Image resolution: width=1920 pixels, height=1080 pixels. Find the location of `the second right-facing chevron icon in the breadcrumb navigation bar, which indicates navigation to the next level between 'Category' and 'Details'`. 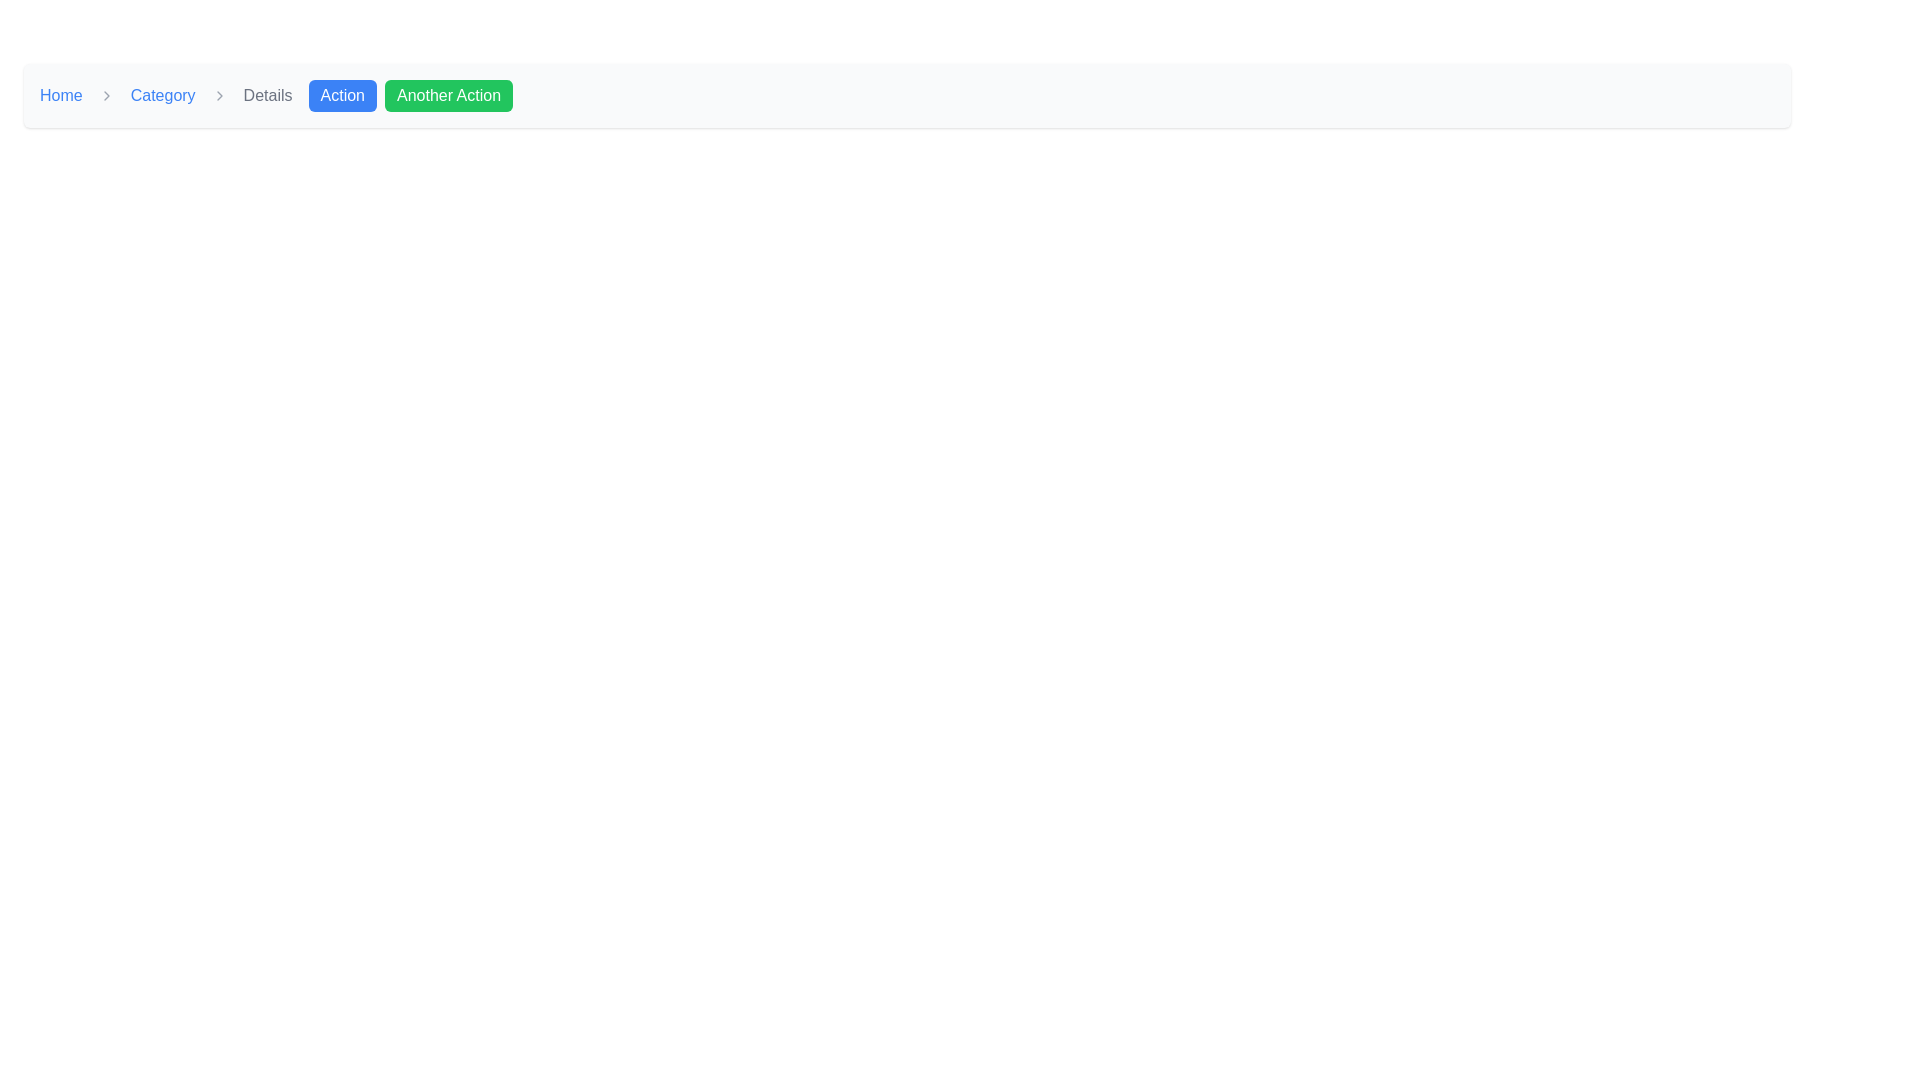

the second right-facing chevron icon in the breadcrumb navigation bar, which indicates navigation to the next level between 'Category' and 'Details' is located at coordinates (219, 96).